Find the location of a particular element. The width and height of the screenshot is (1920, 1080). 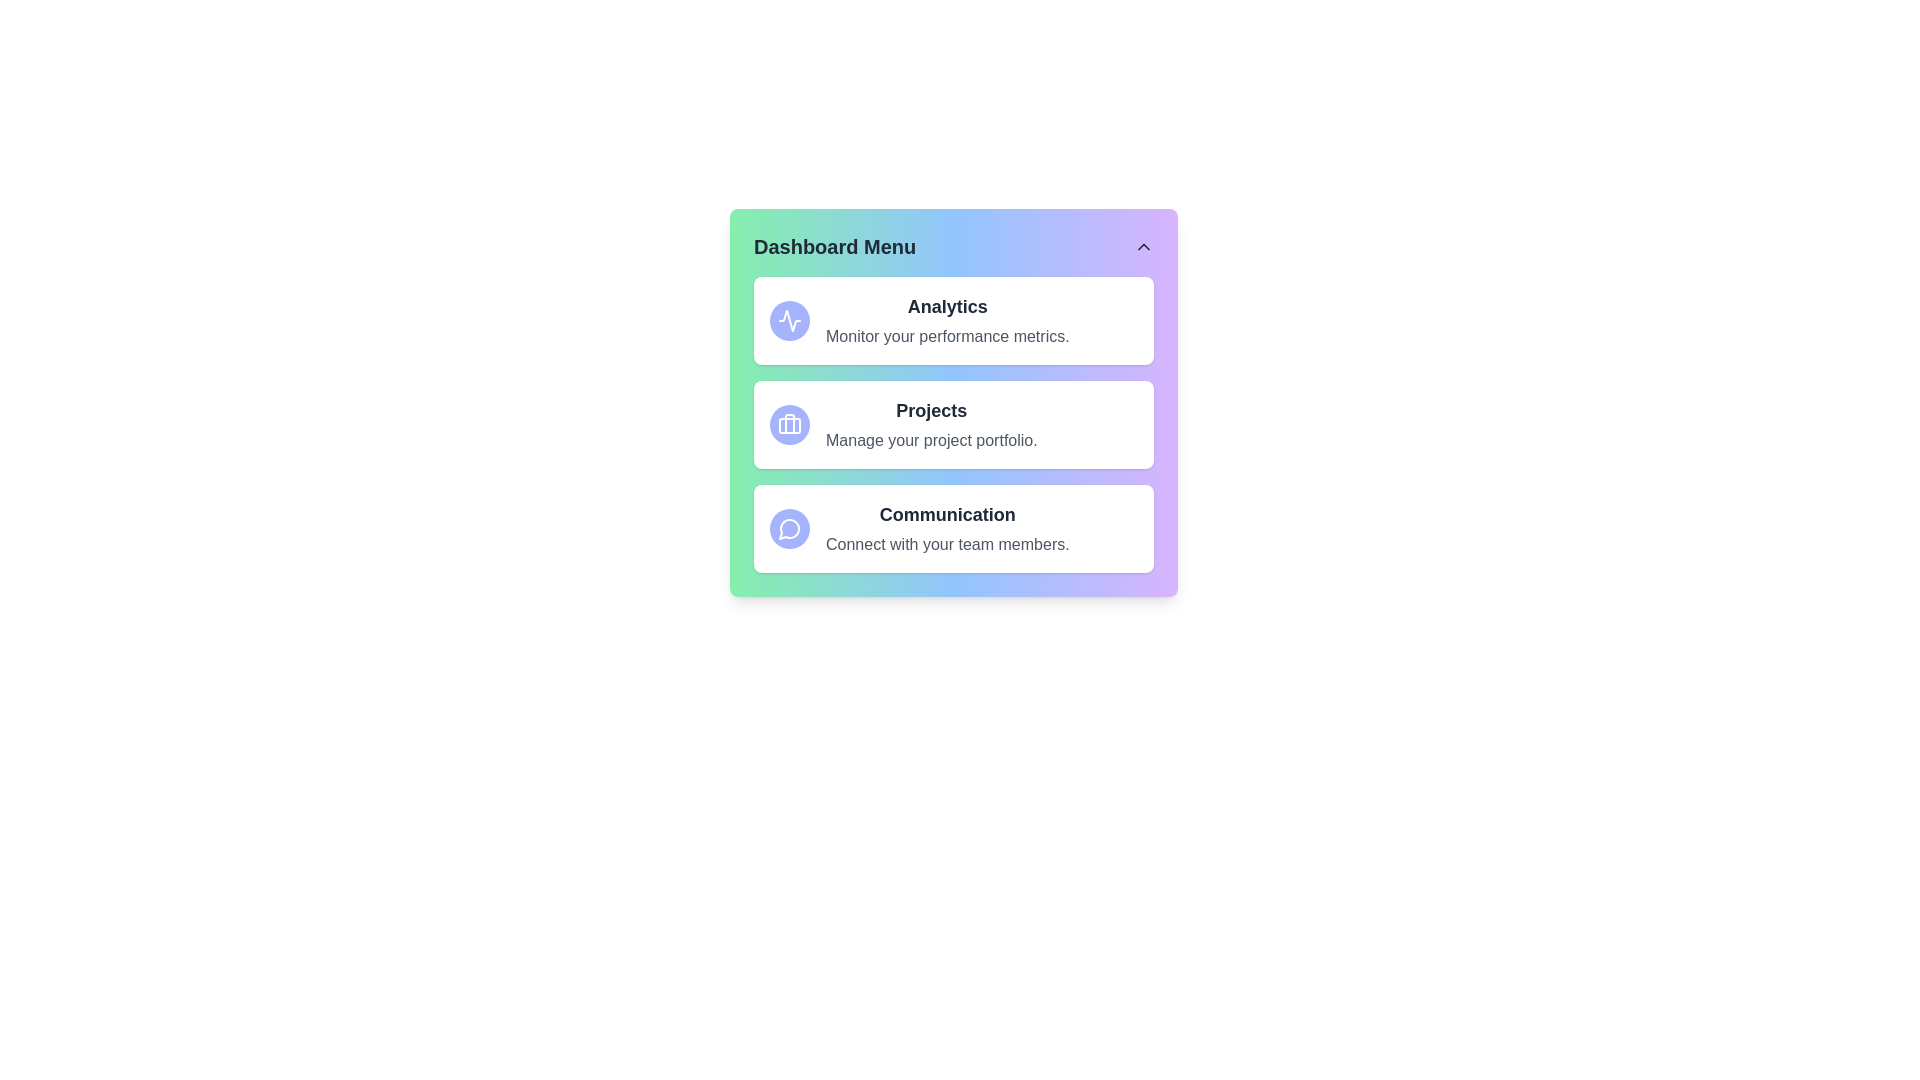

the menu option Projects to view its details is located at coordinates (953, 423).